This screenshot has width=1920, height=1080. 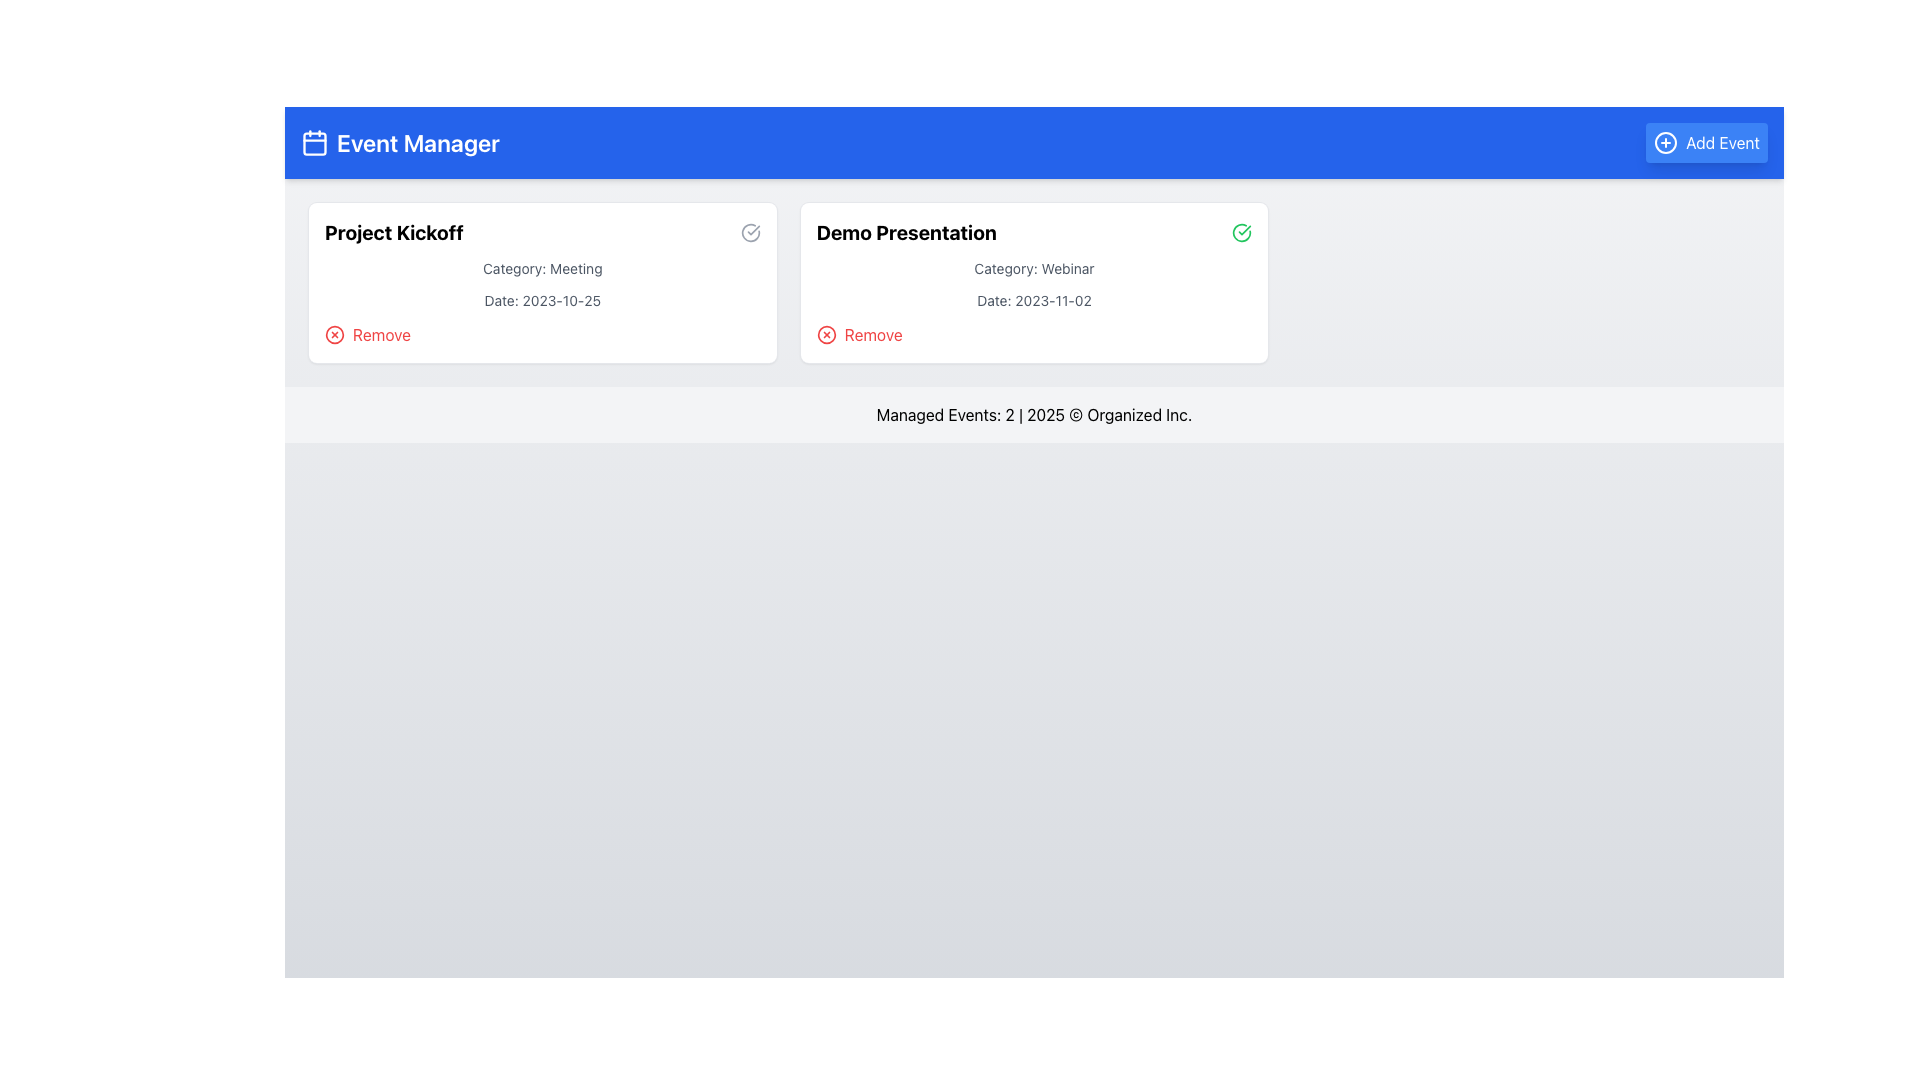 I want to click on the remove icon associated with the 'Demo Presentation' event, located below the event title and to the left of the 'Remove' text, so click(x=826, y=334).